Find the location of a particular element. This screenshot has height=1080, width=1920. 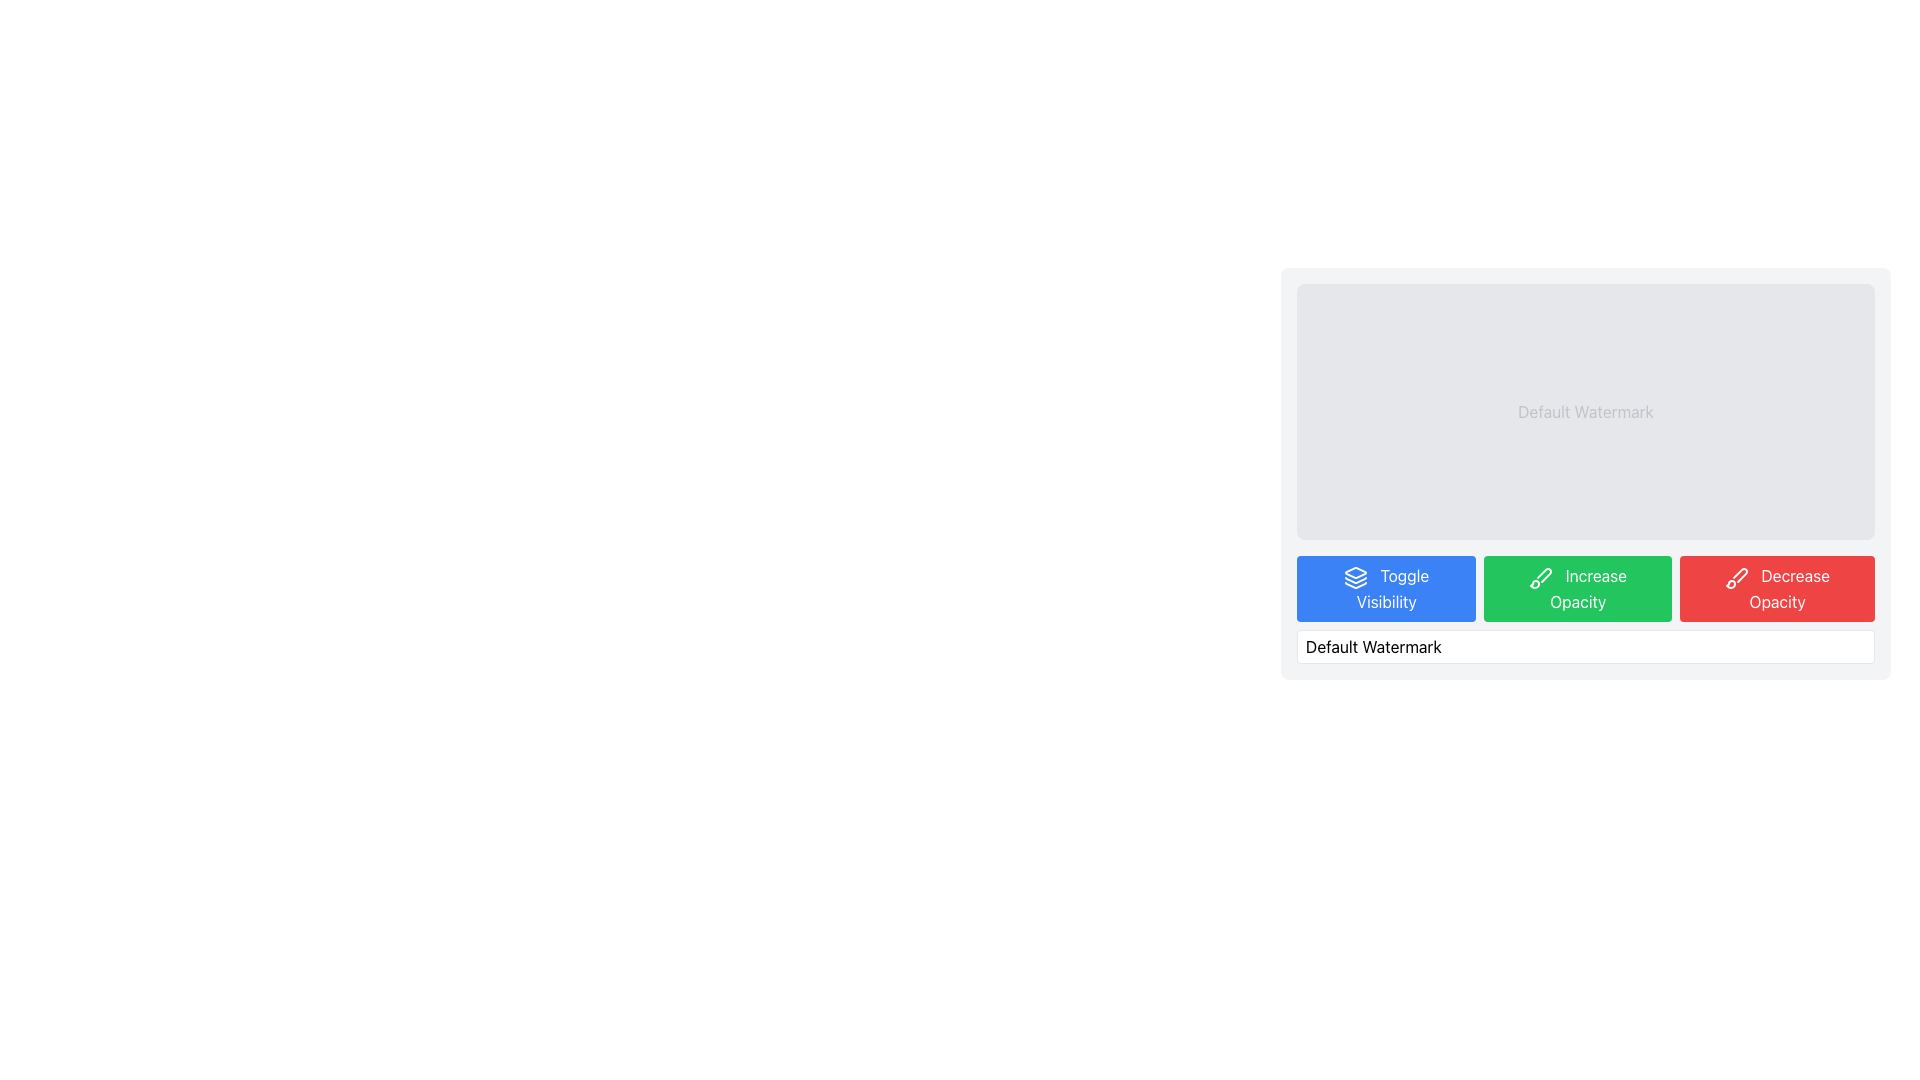

the visibility toggle icon located within the 'Toggle Visibility' button in the bottom-left section of the button panel, which is the first element preceding the text label is located at coordinates (1356, 577).